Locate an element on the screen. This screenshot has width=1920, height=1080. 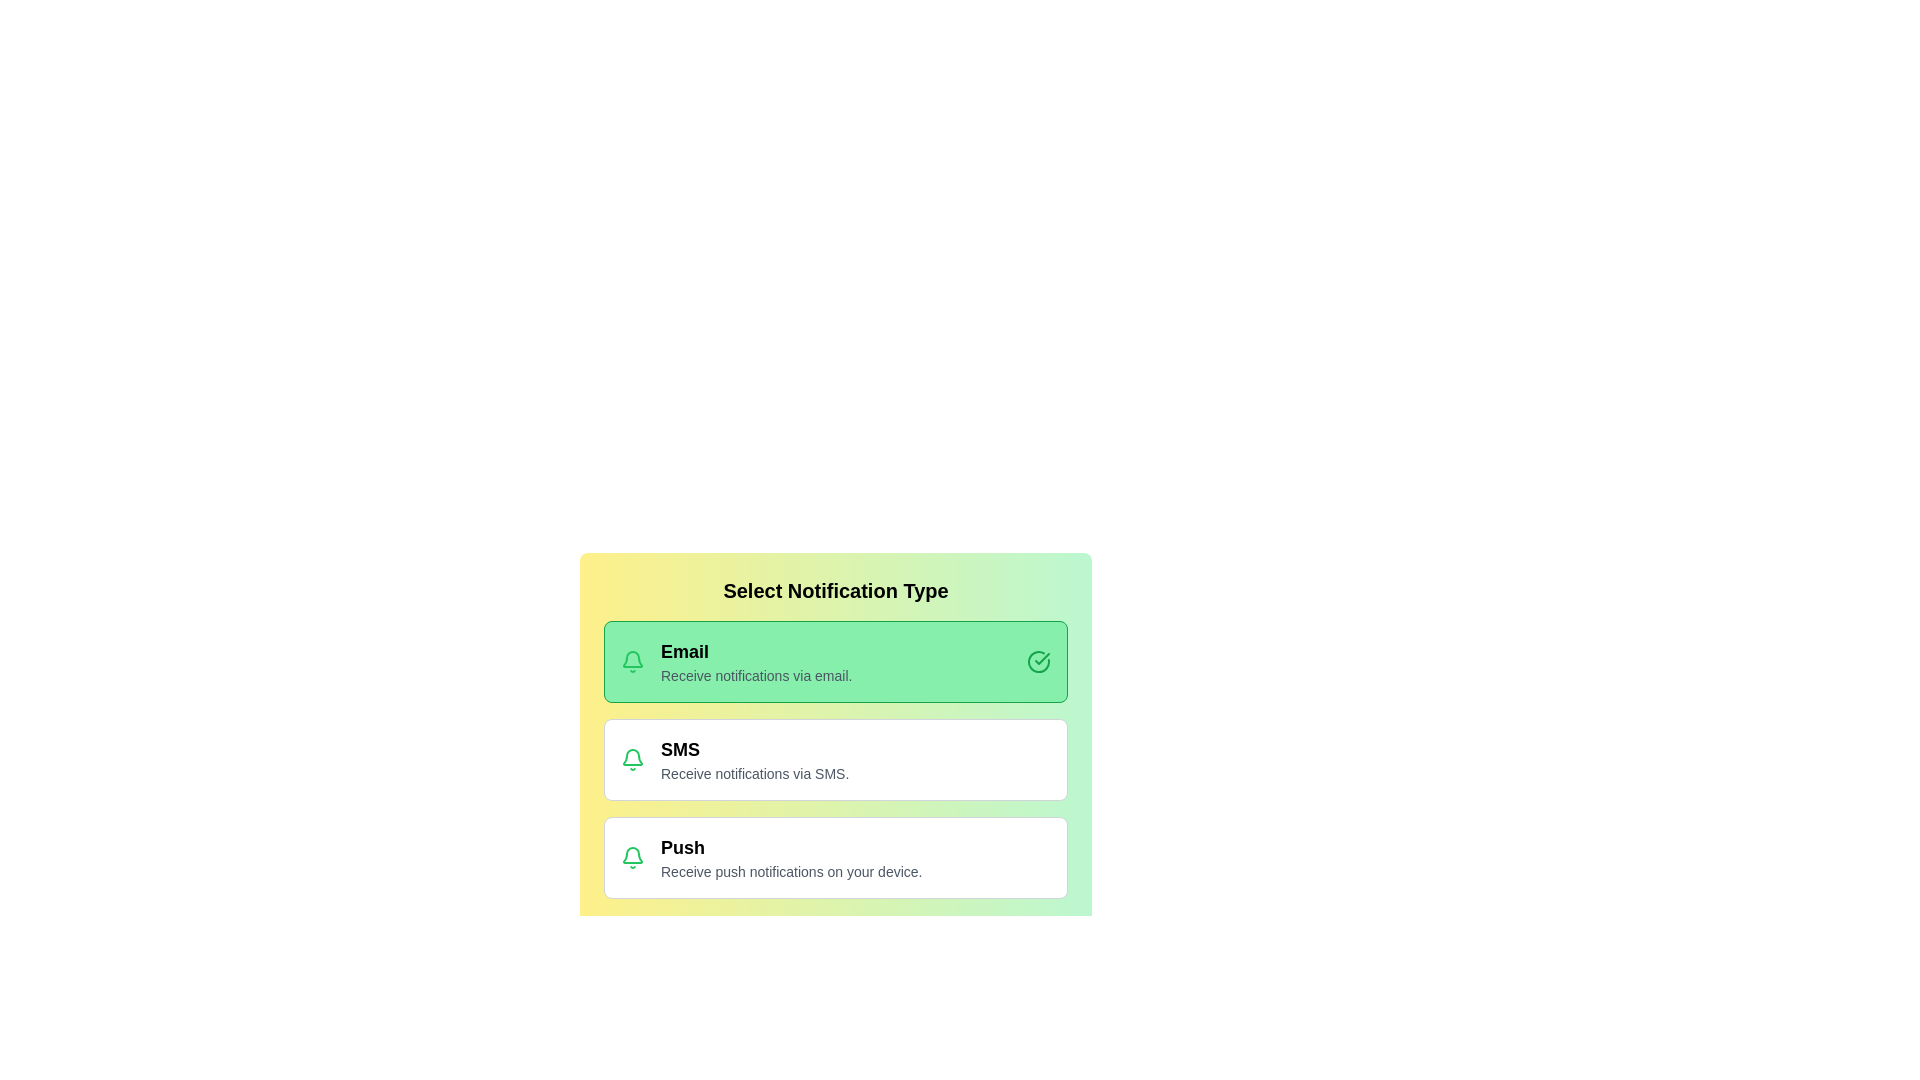
the SMS notification type button is located at coordinates (835, 759).